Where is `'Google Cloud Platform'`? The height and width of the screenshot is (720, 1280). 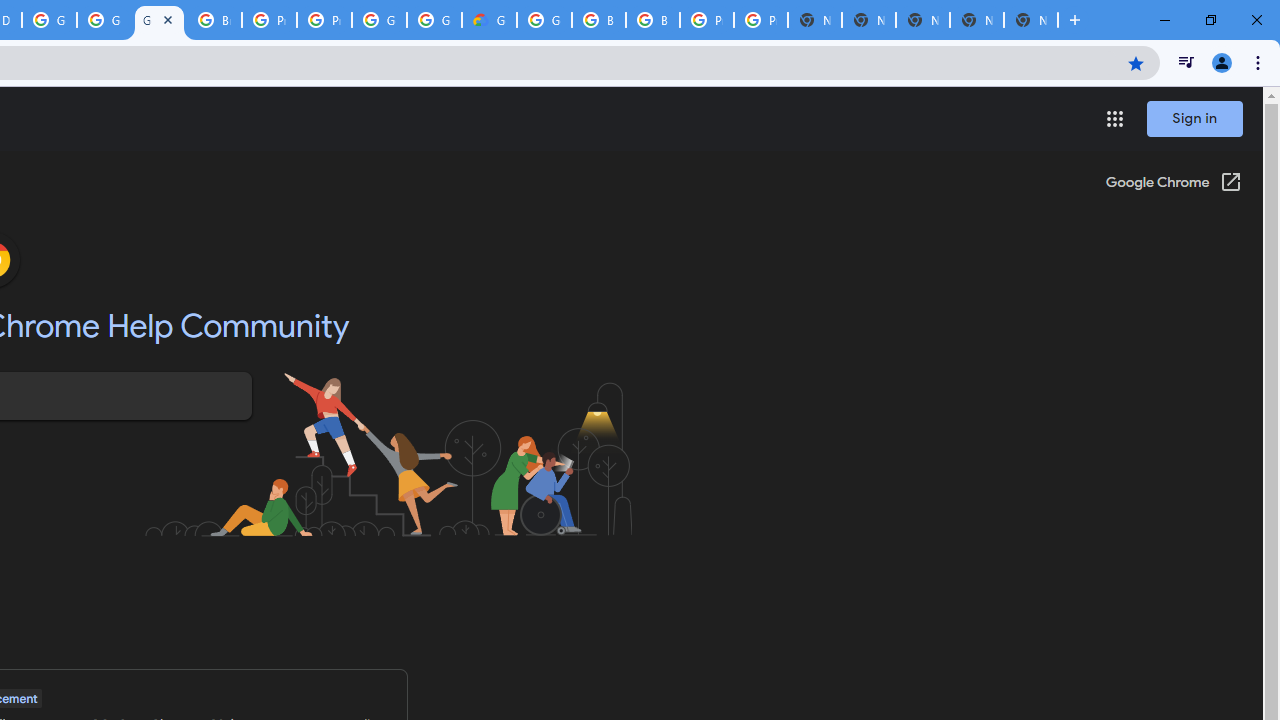 'Google Cloud Platform' is located at coordinates (433, 20).